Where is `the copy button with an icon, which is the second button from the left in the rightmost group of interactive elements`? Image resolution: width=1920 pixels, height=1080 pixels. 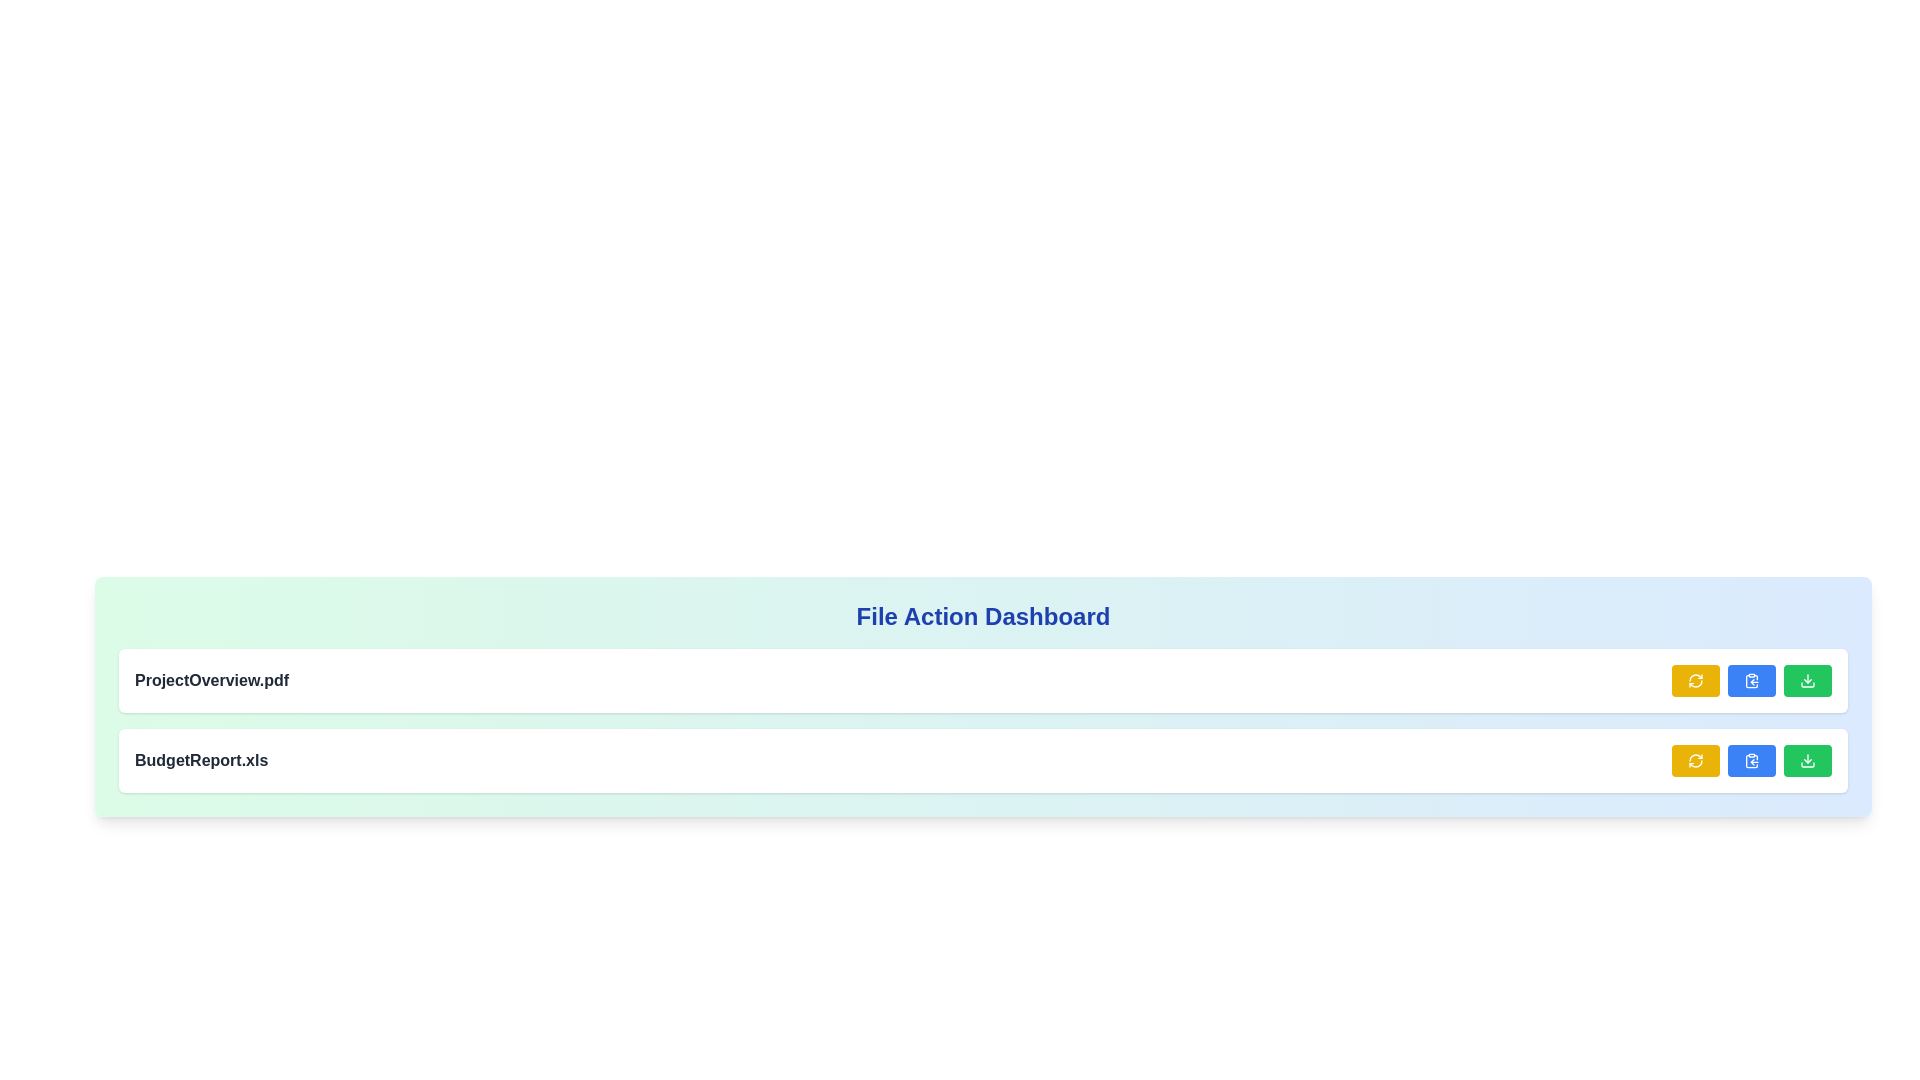 the copy button with an icon, which is the second button from the left in the rightmost group of interactive elements is located at coordinates (1751, 760).